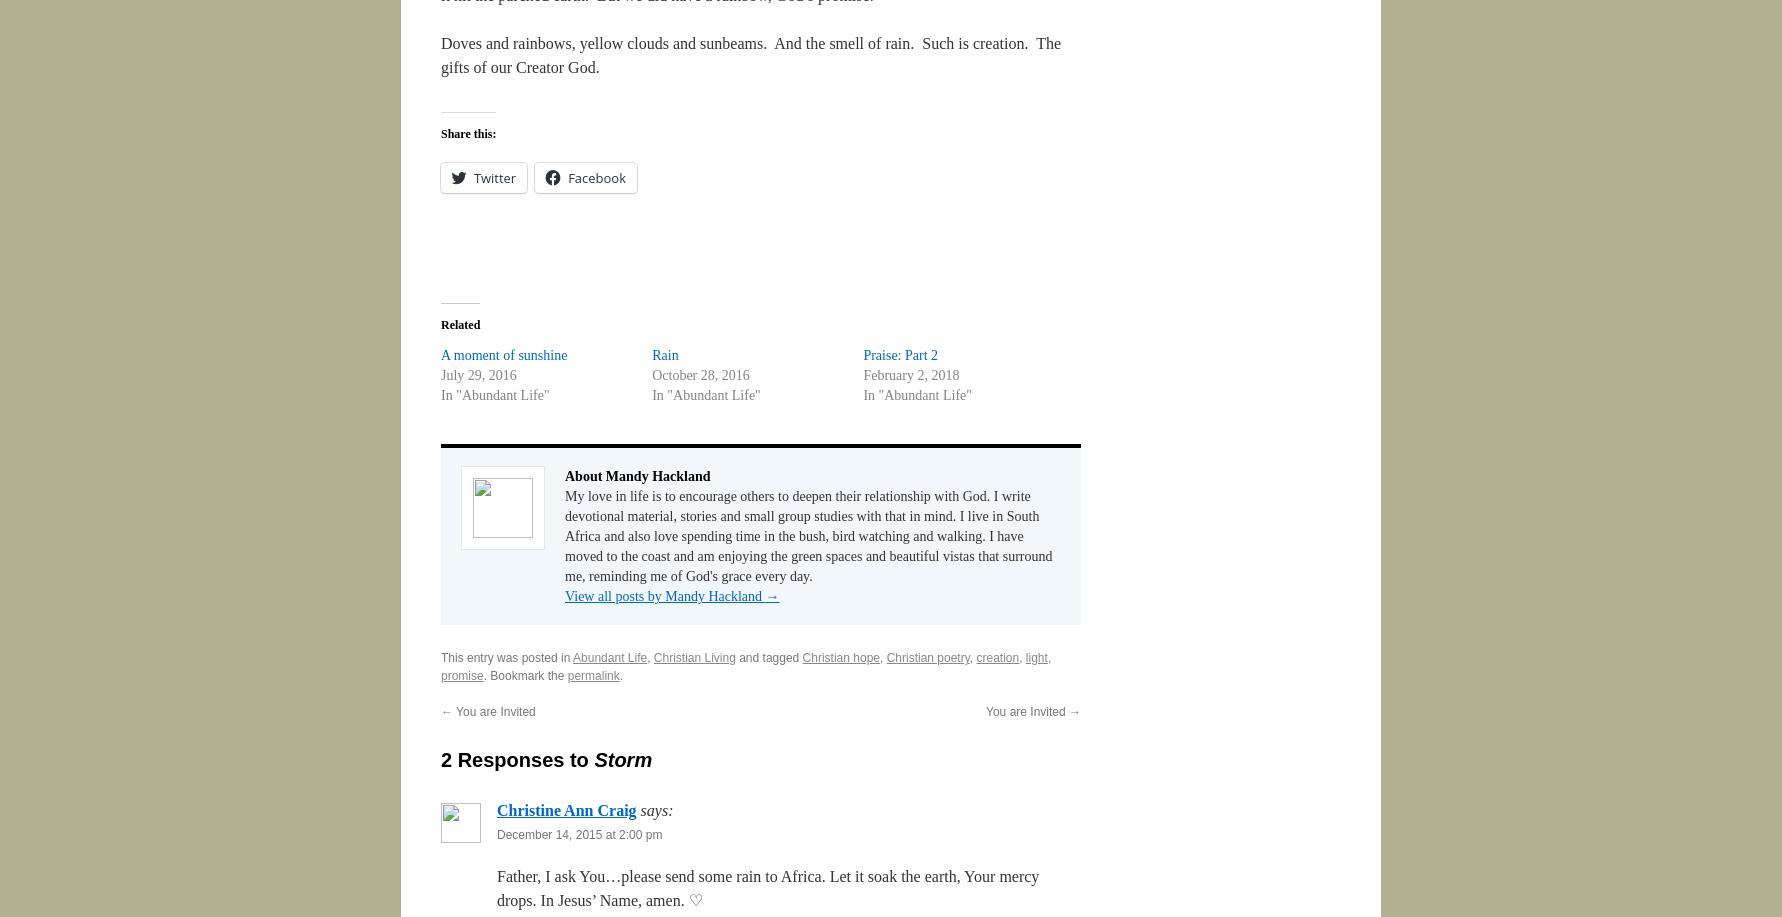  I want to click on 'permalink', so click(593, 676).